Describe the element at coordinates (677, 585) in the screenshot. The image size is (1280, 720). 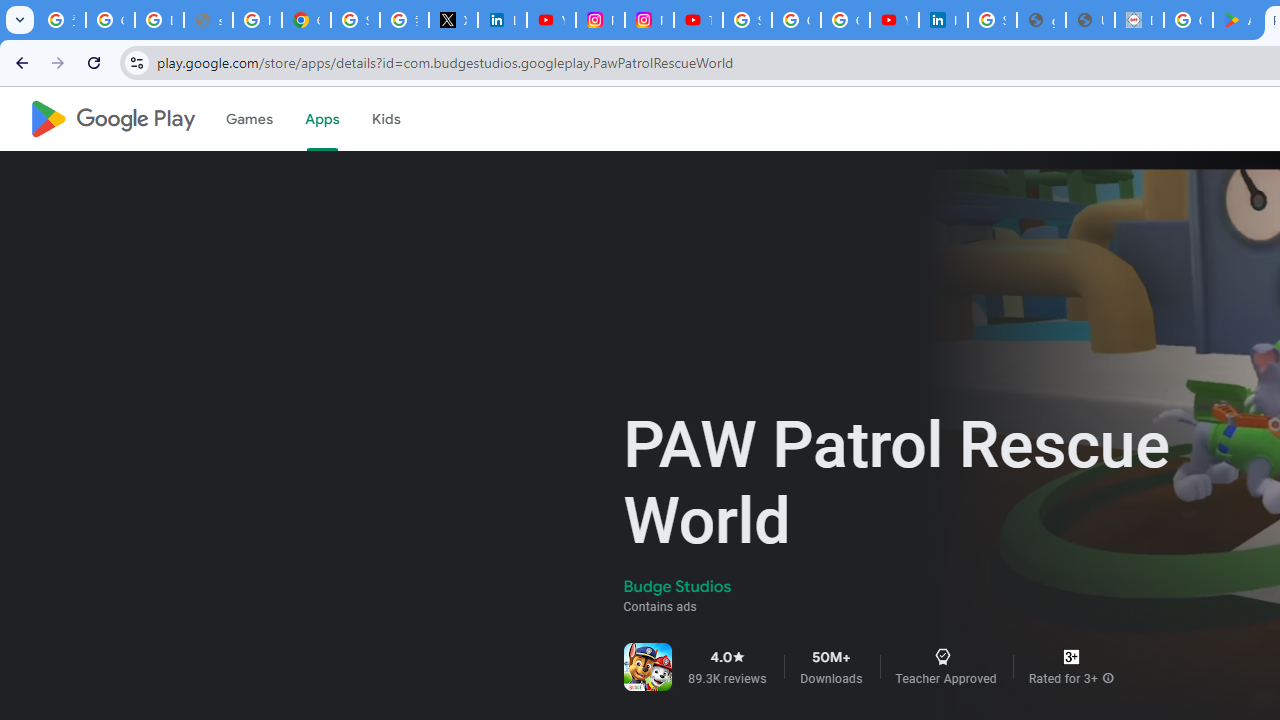
I see `'Budge Studios'` at that location.